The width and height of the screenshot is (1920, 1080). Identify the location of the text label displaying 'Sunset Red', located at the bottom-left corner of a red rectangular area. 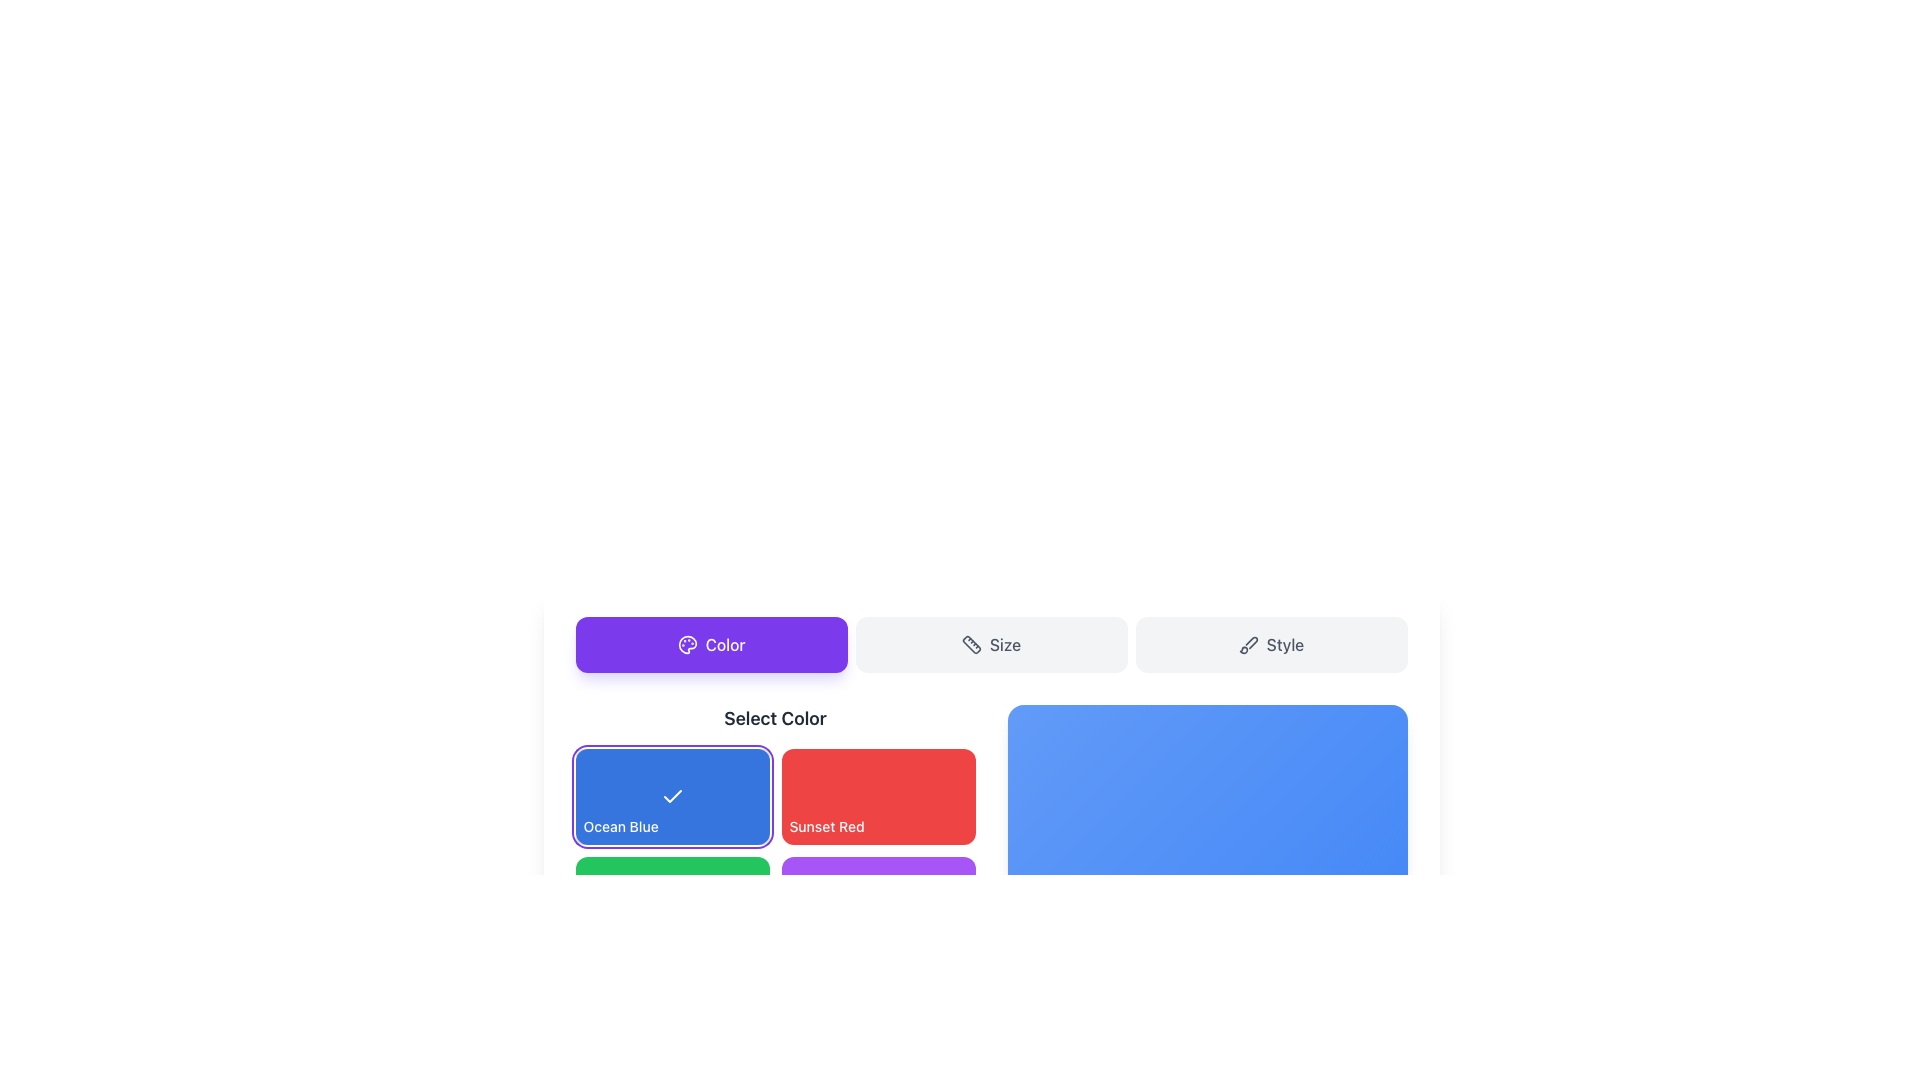
(827, 826).